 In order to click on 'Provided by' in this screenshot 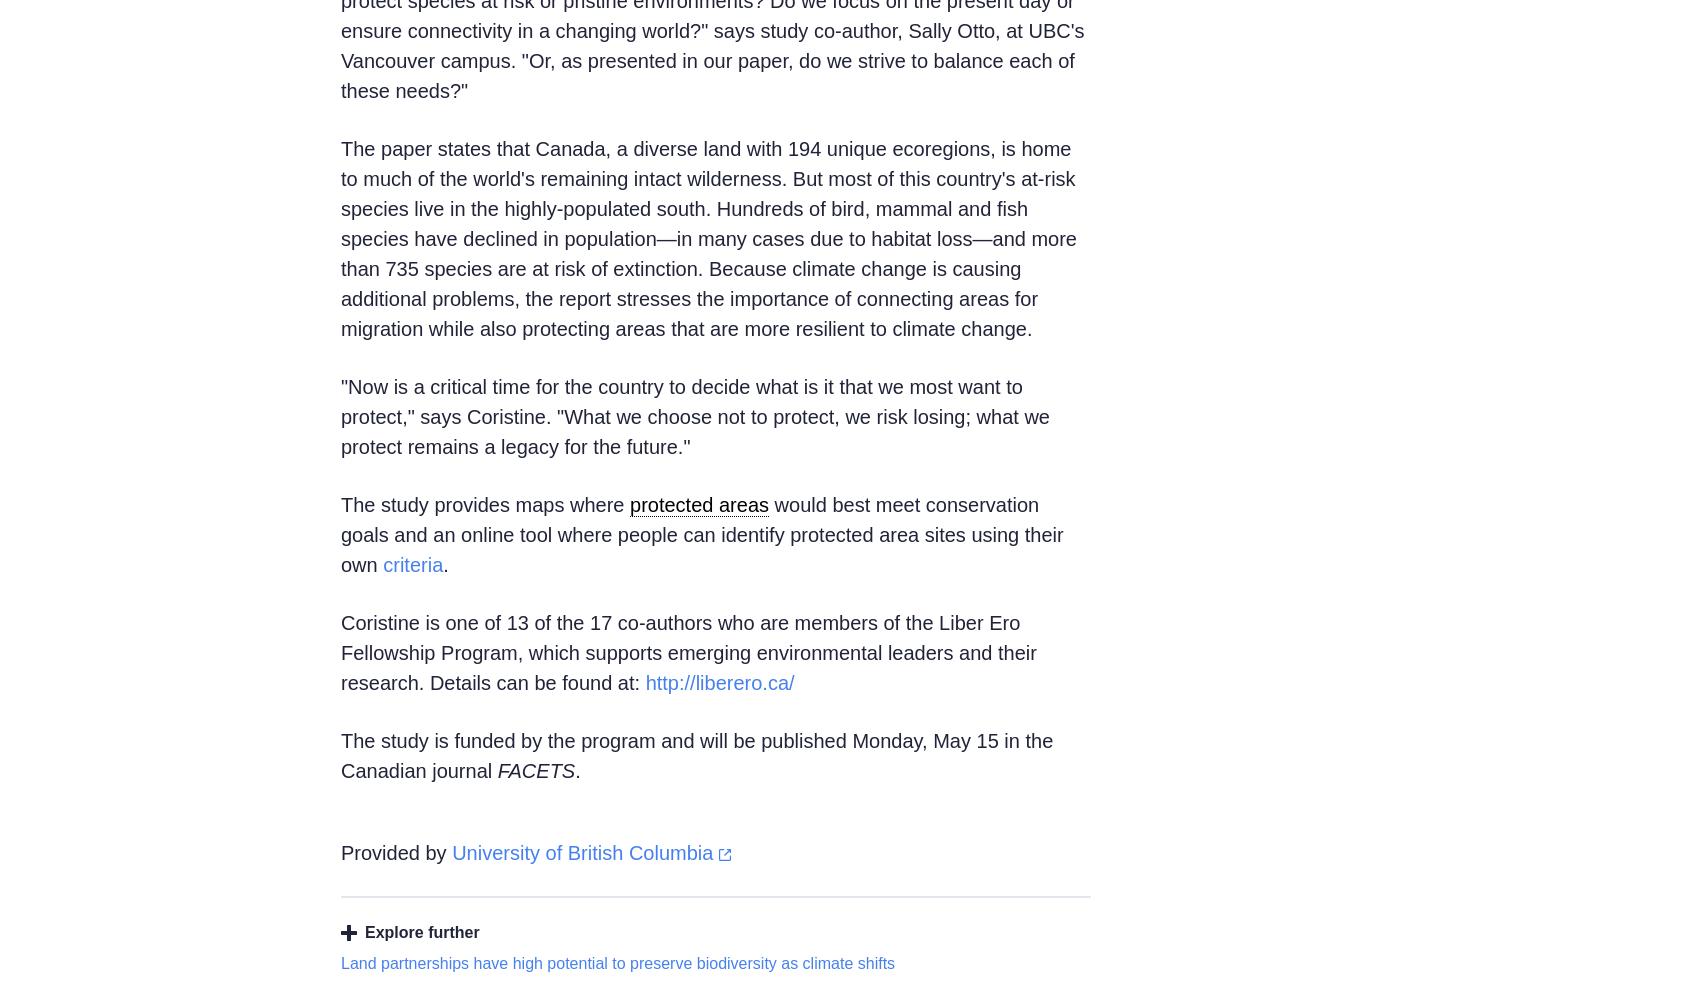, I will do `click(339, 853)`.